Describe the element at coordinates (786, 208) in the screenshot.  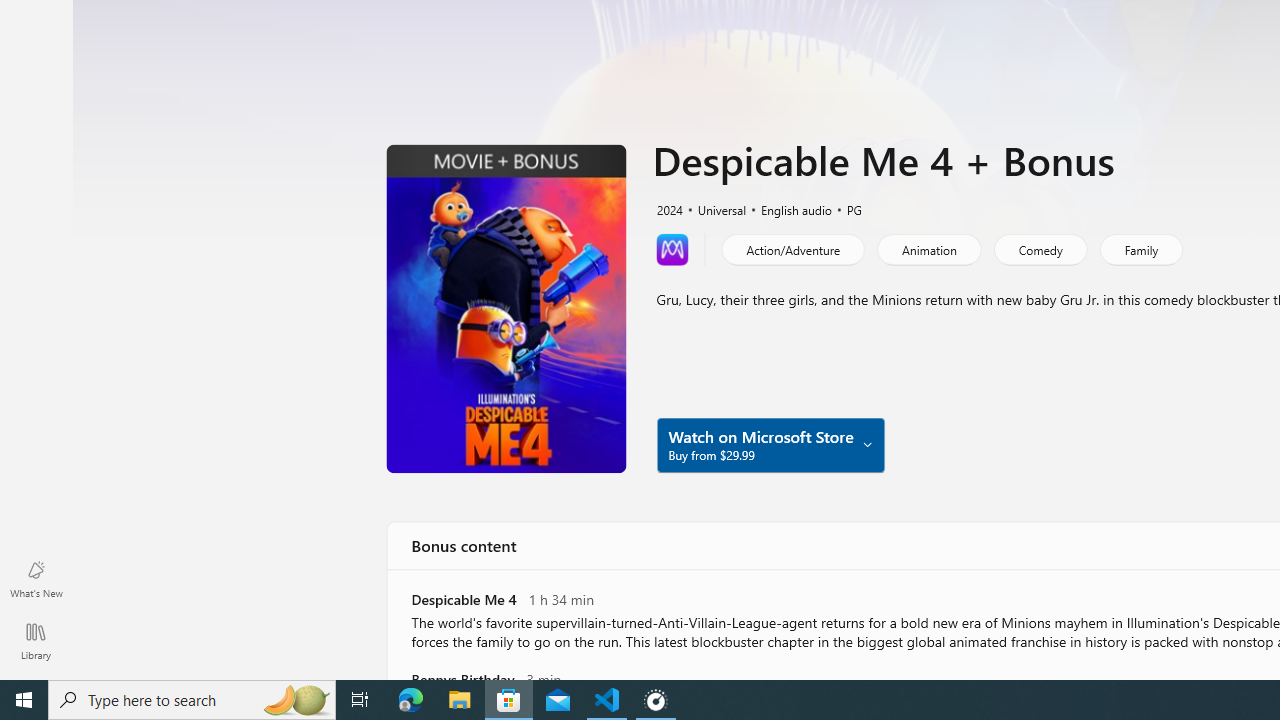
I see `'English audio'` at that location.